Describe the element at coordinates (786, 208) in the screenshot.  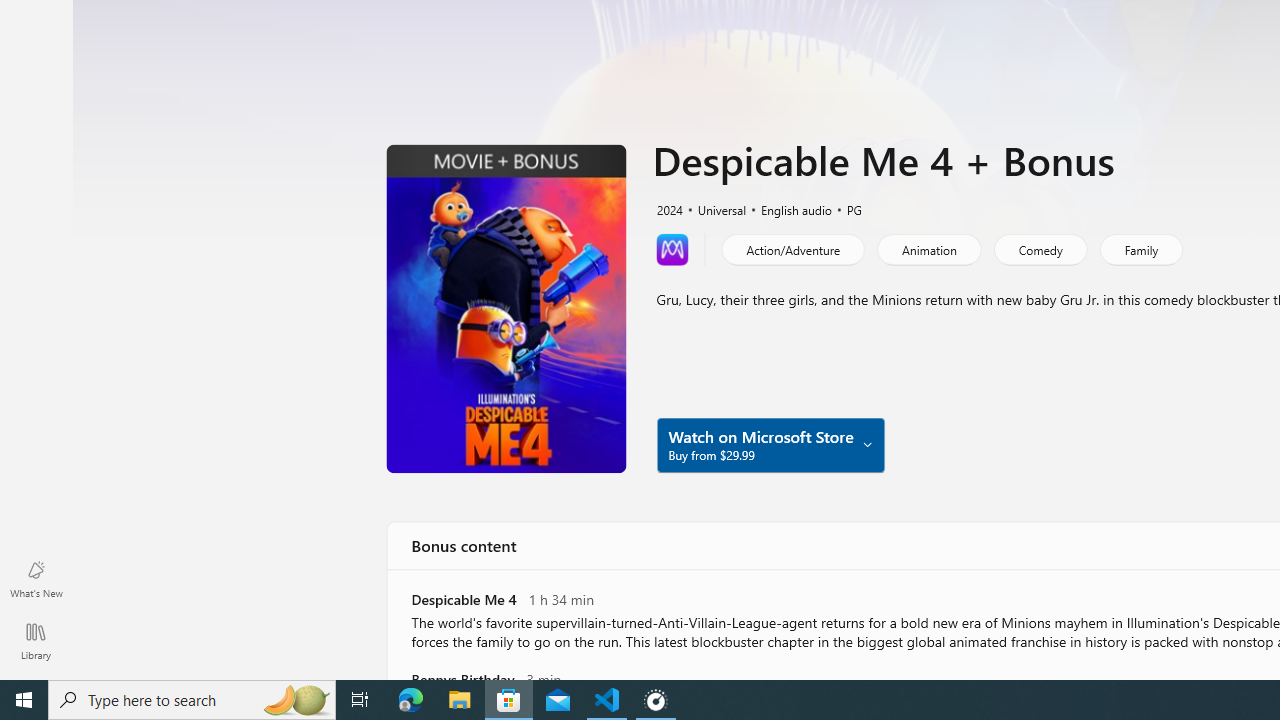
I see `'English audio'` at that location.